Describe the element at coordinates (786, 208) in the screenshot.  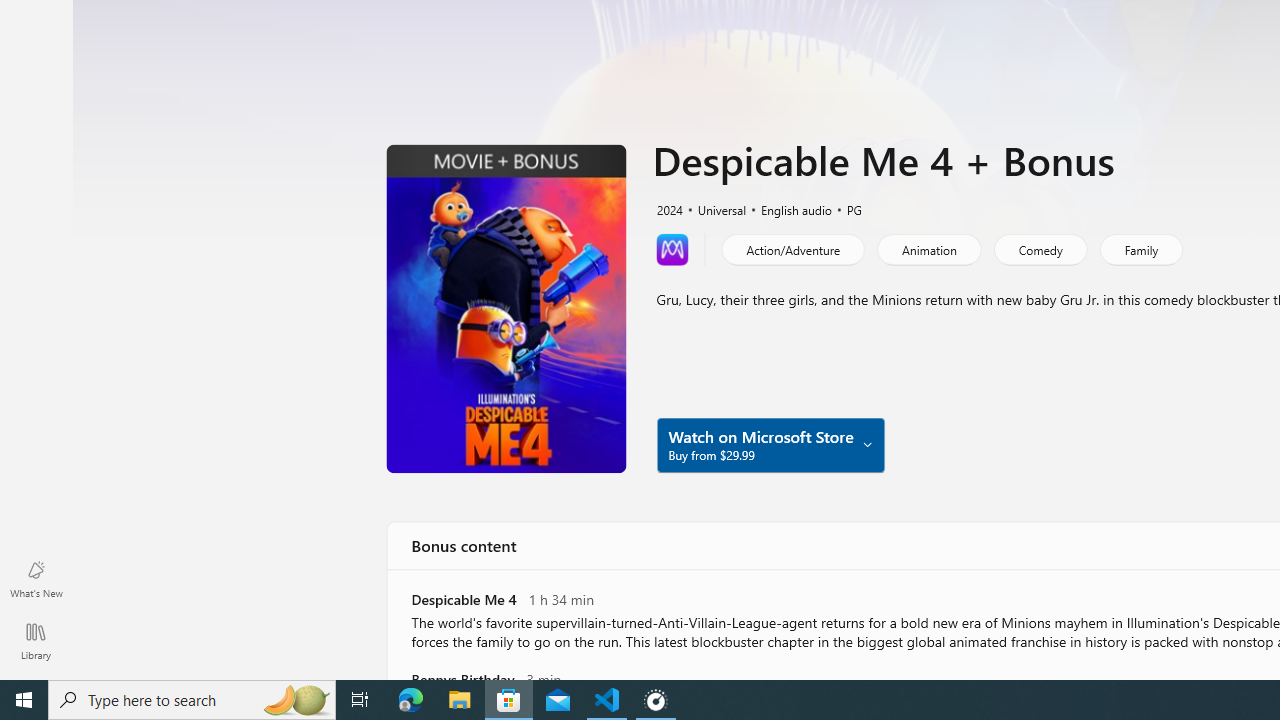
I see `'English audio'` at that location.